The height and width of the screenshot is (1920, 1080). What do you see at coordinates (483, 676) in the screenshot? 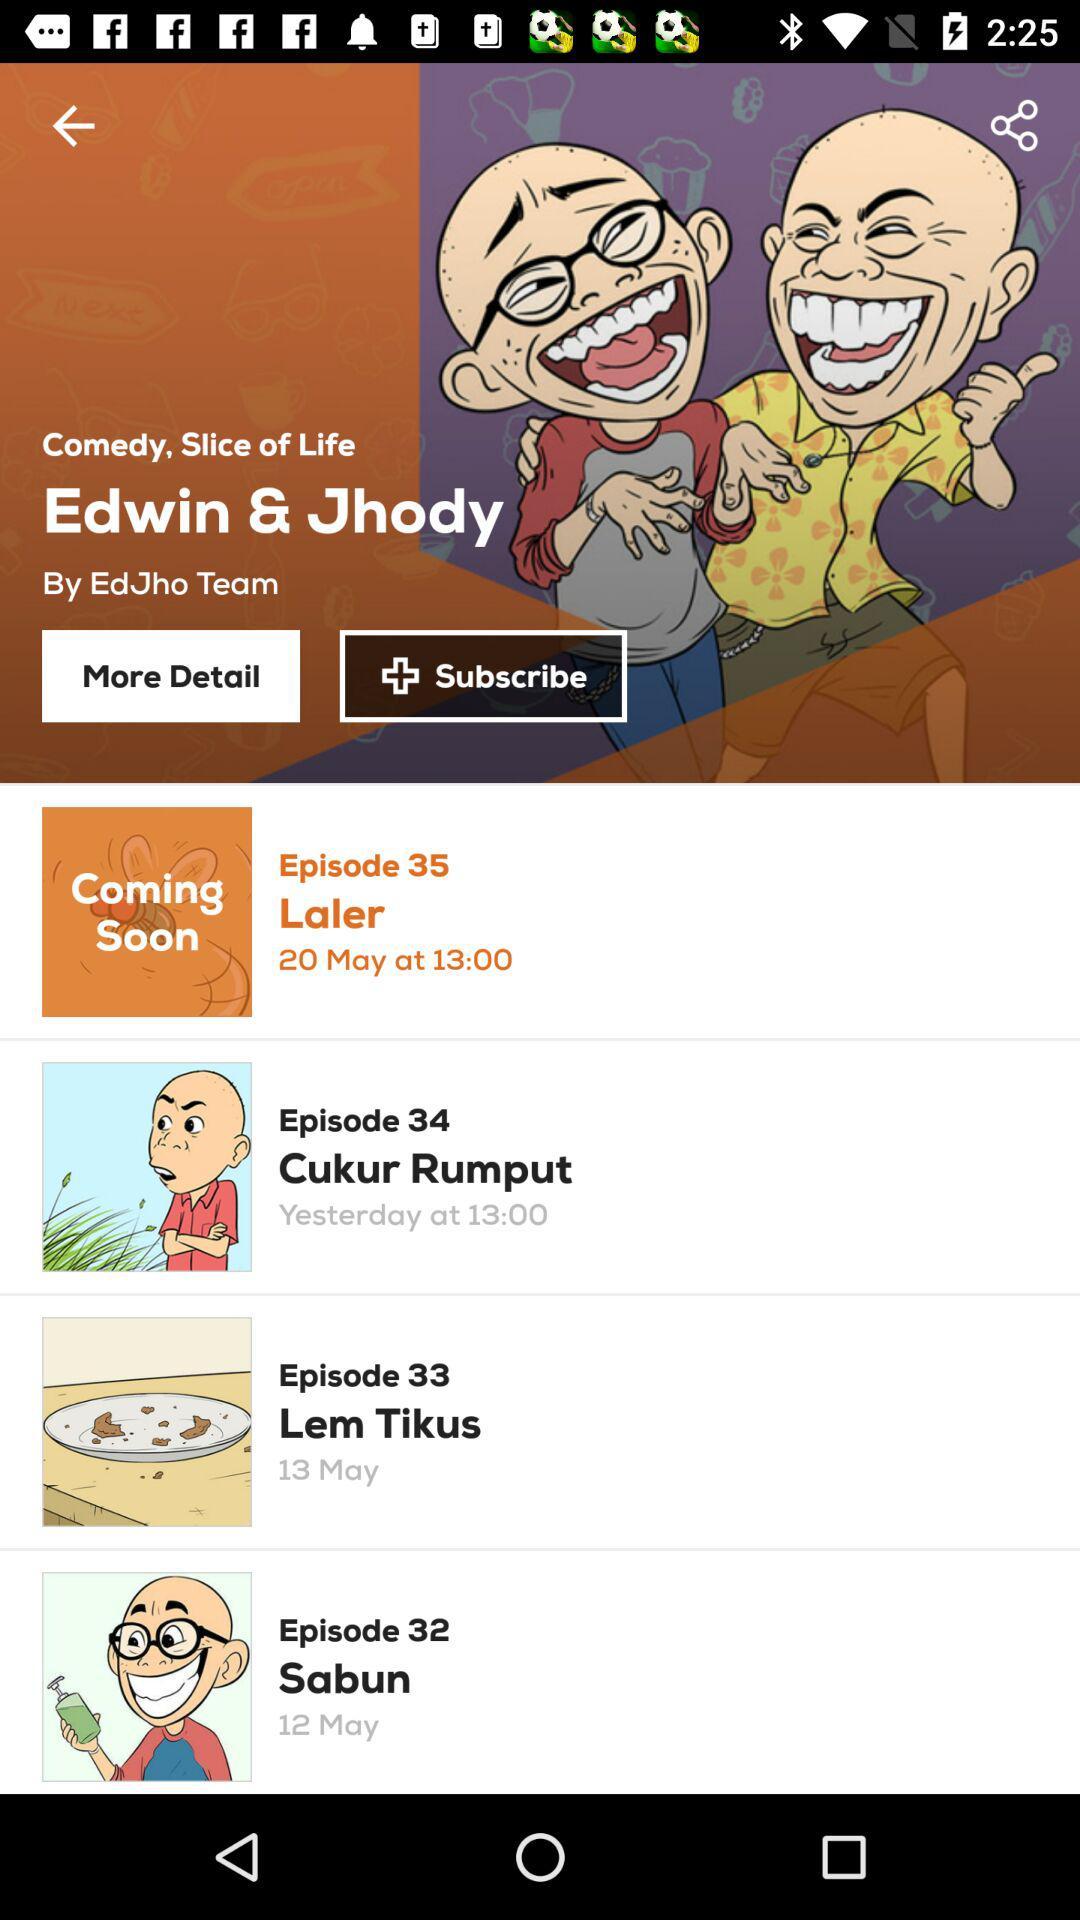
I see `the item to the right of the more detail` at bounding box center [483, 676].